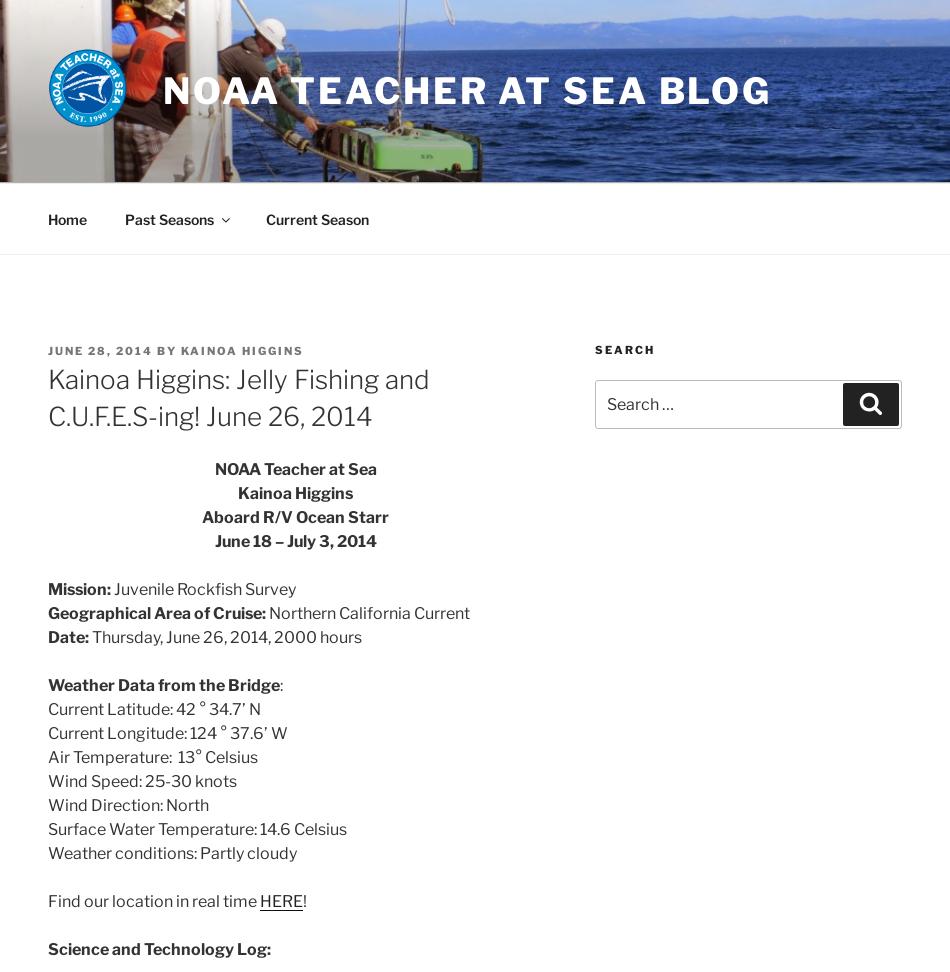  I want to click on ':', so click(280, 683).